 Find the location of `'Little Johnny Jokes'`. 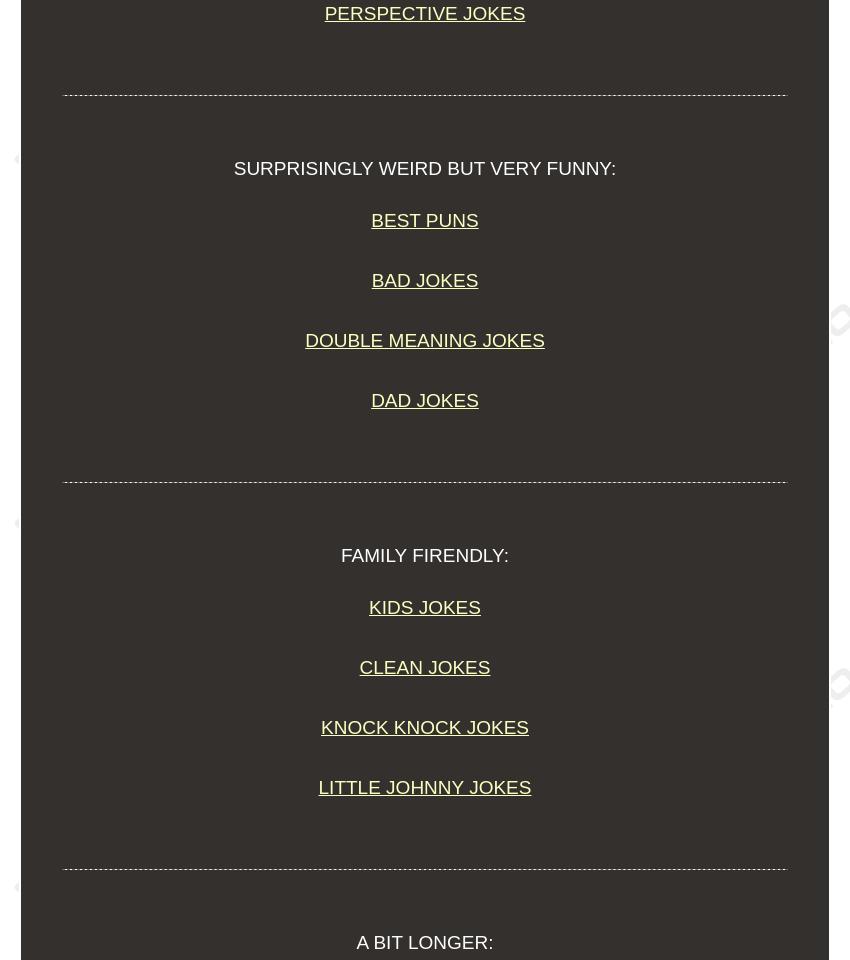

'Little Johnny Jokes' is located at coordinates (317, 787).